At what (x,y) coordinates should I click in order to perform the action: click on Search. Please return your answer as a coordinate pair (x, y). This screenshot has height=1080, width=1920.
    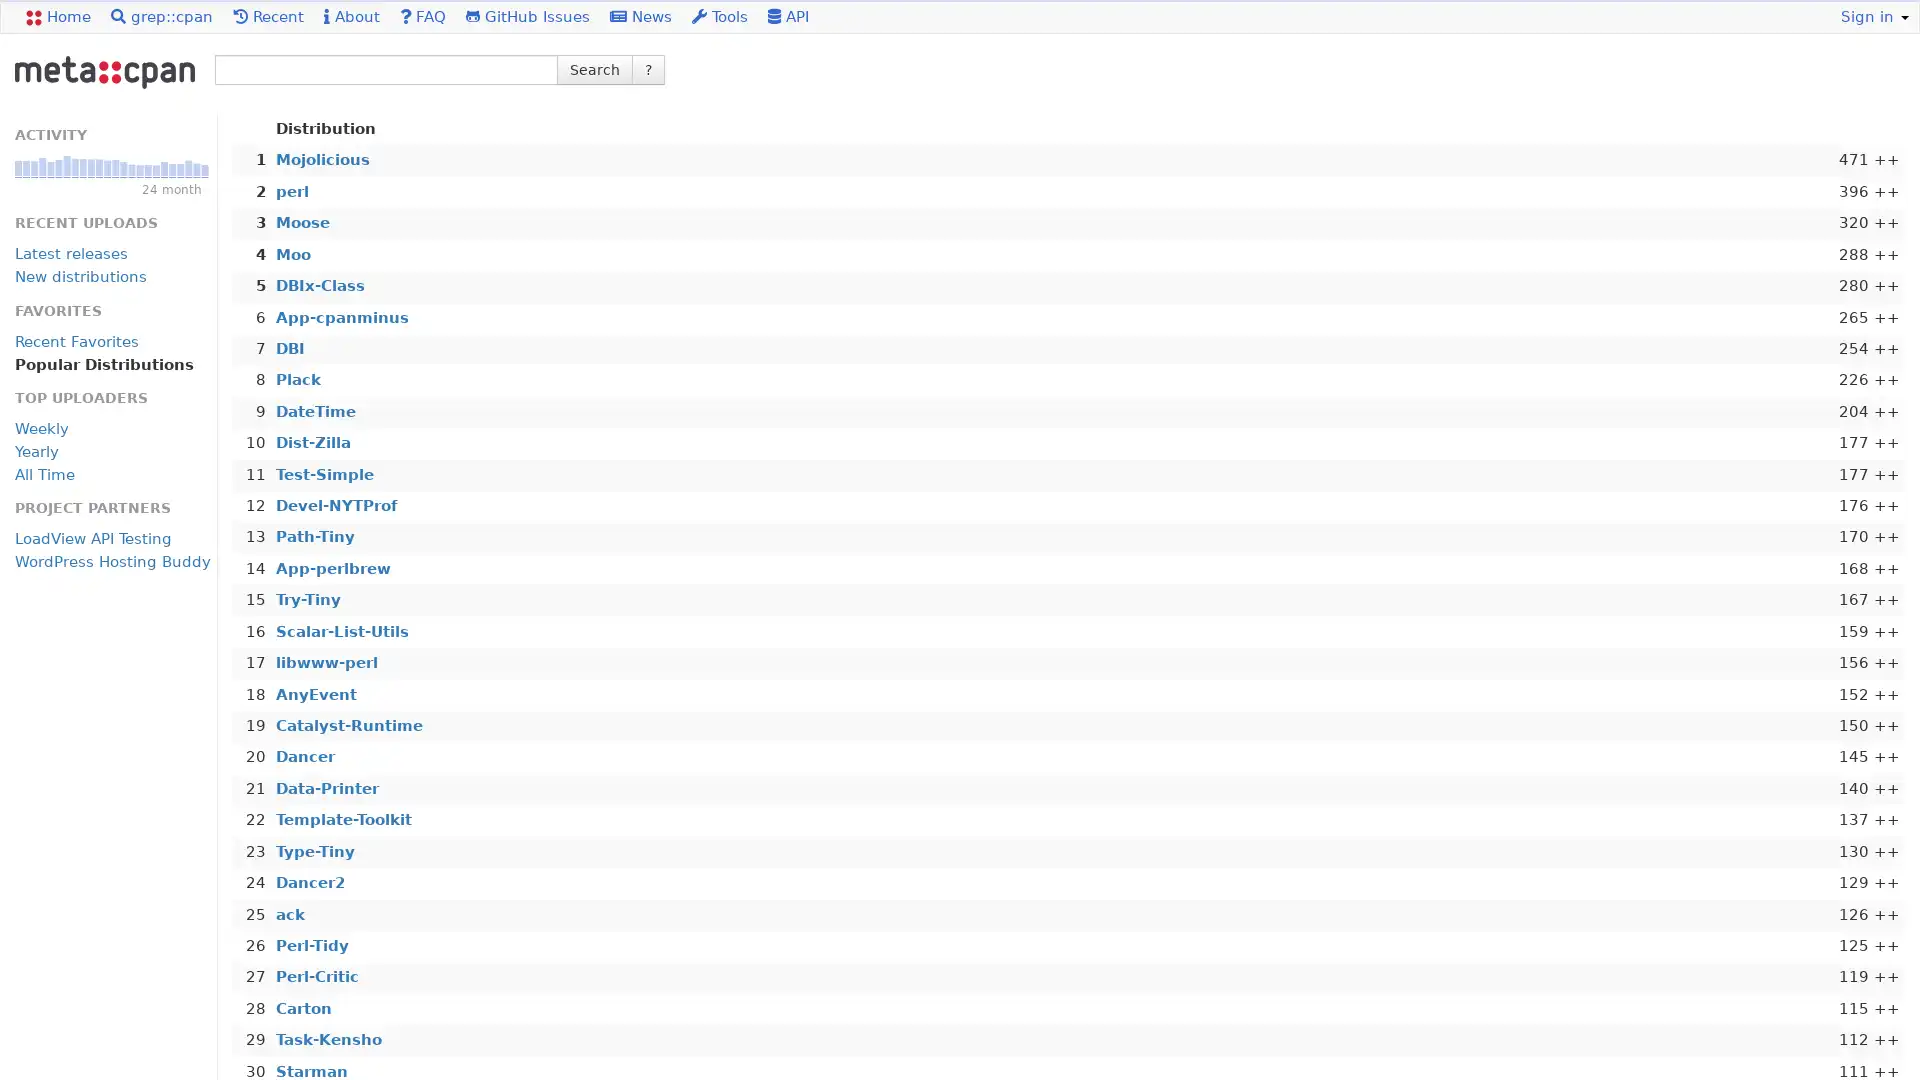
    Looking at the image, I should click on (594, 68).